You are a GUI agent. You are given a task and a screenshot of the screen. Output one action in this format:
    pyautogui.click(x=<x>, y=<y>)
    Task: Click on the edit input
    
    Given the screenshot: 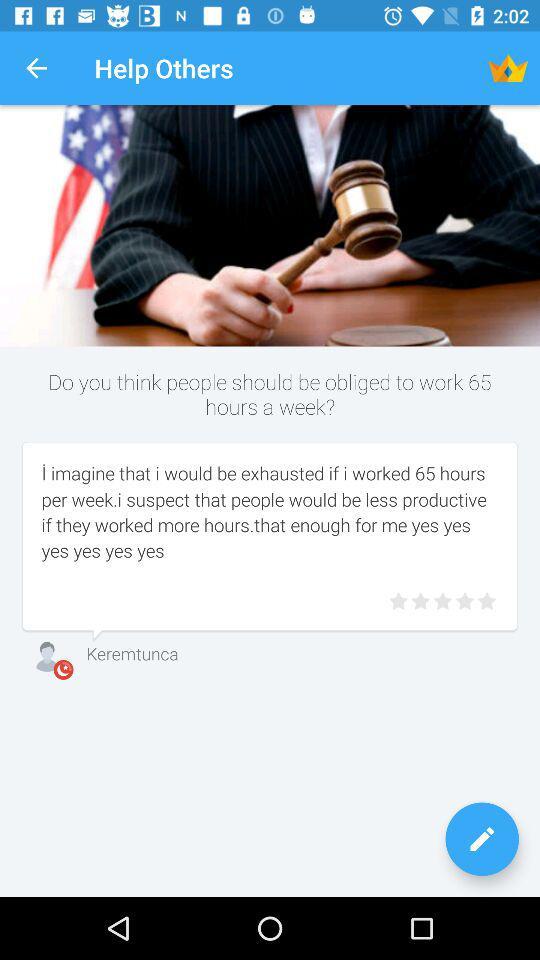 What is the action you would take?
    pyautogui.click(x=481, y=839)
    